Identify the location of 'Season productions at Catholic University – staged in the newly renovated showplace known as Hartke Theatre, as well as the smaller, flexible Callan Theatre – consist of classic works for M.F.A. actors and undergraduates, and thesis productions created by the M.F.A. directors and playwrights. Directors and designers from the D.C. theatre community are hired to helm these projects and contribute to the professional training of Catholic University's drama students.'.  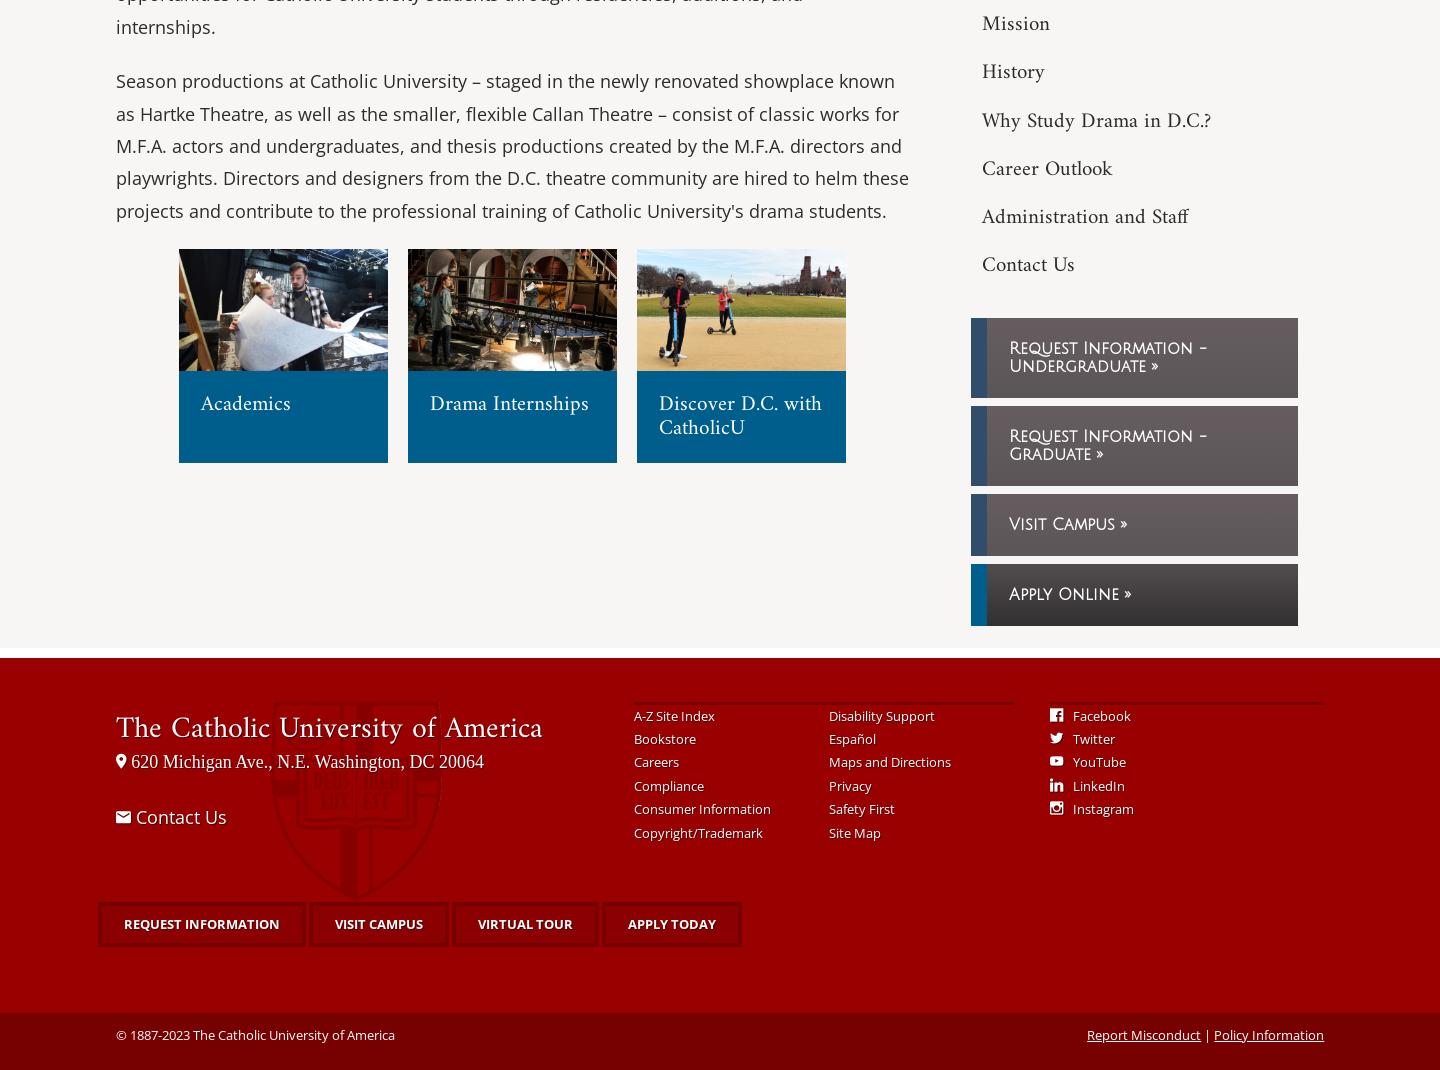
(510, 145).